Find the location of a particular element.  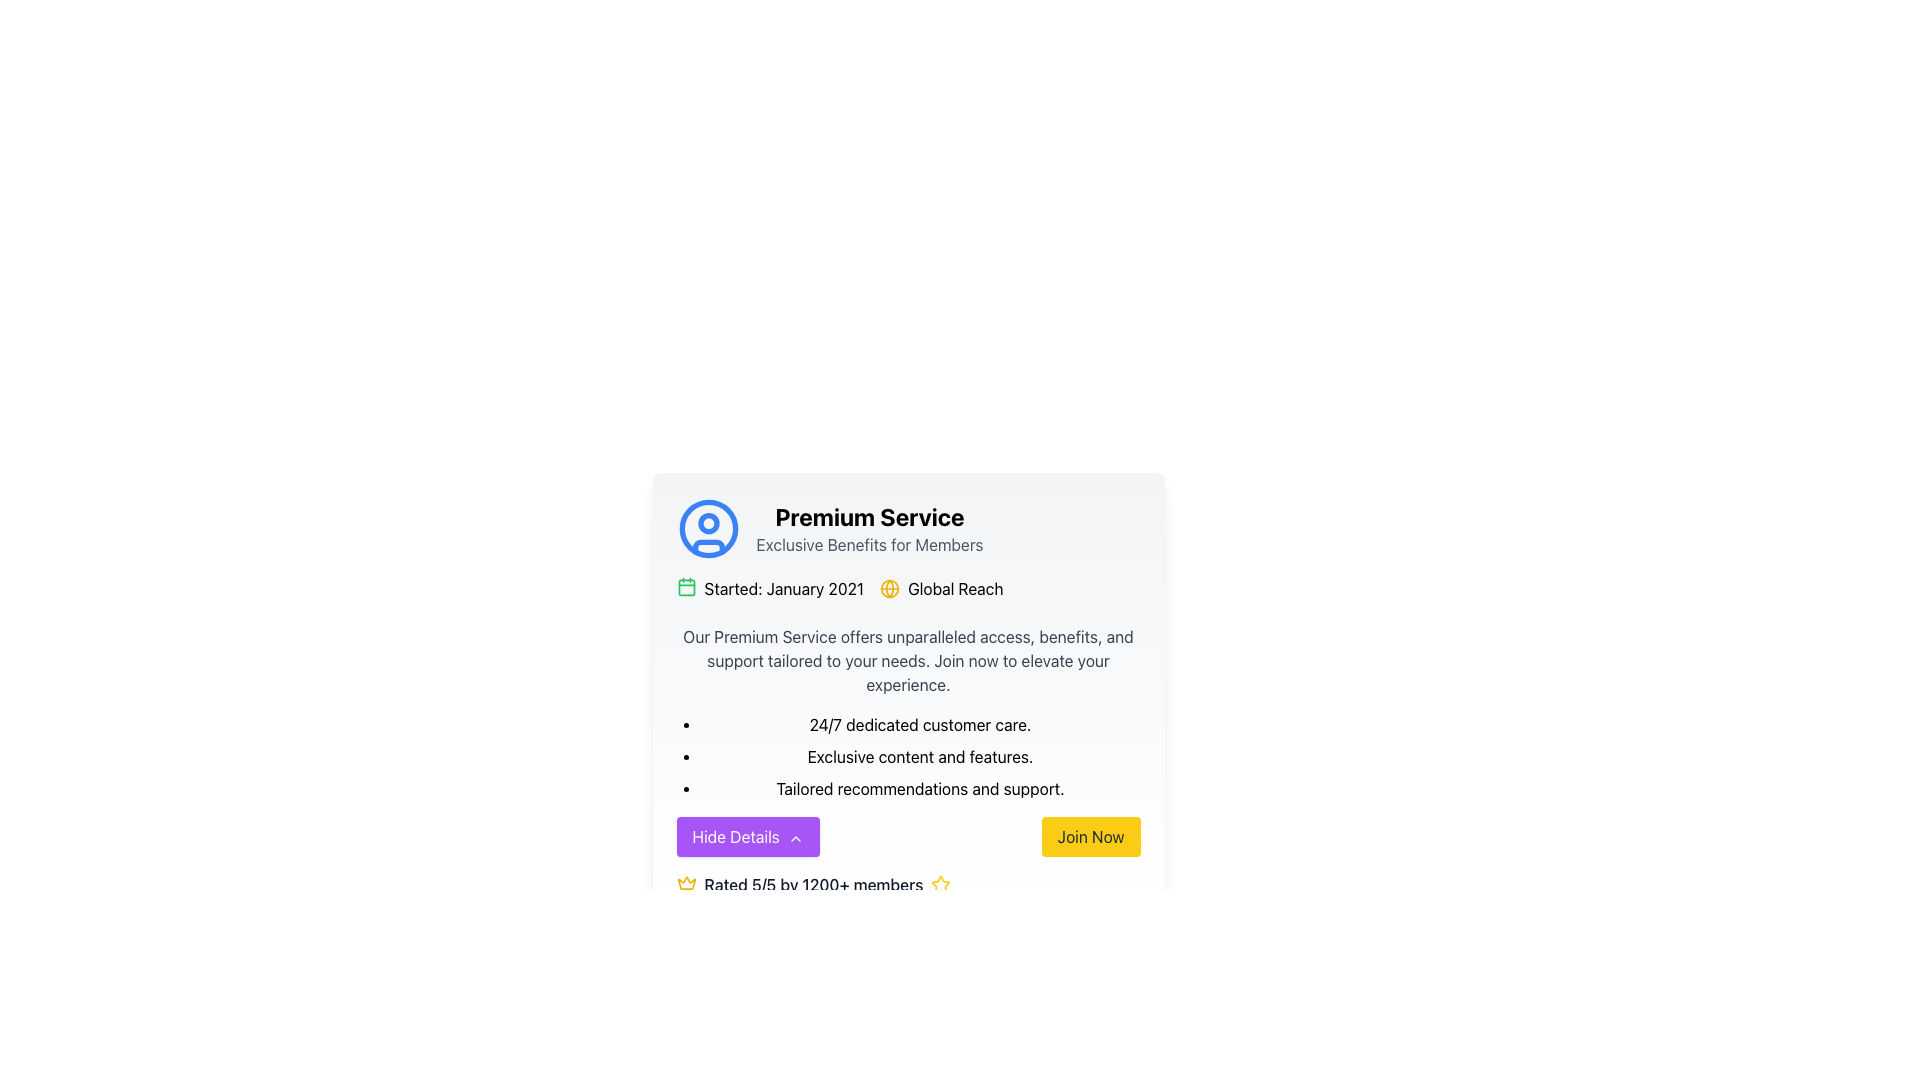

the header element titled 'Premium Service' with the subtitle 'Exclusive Benefits for Members' and an adjacent blue circular user silhouette icon is located at coordinates (907, 527).